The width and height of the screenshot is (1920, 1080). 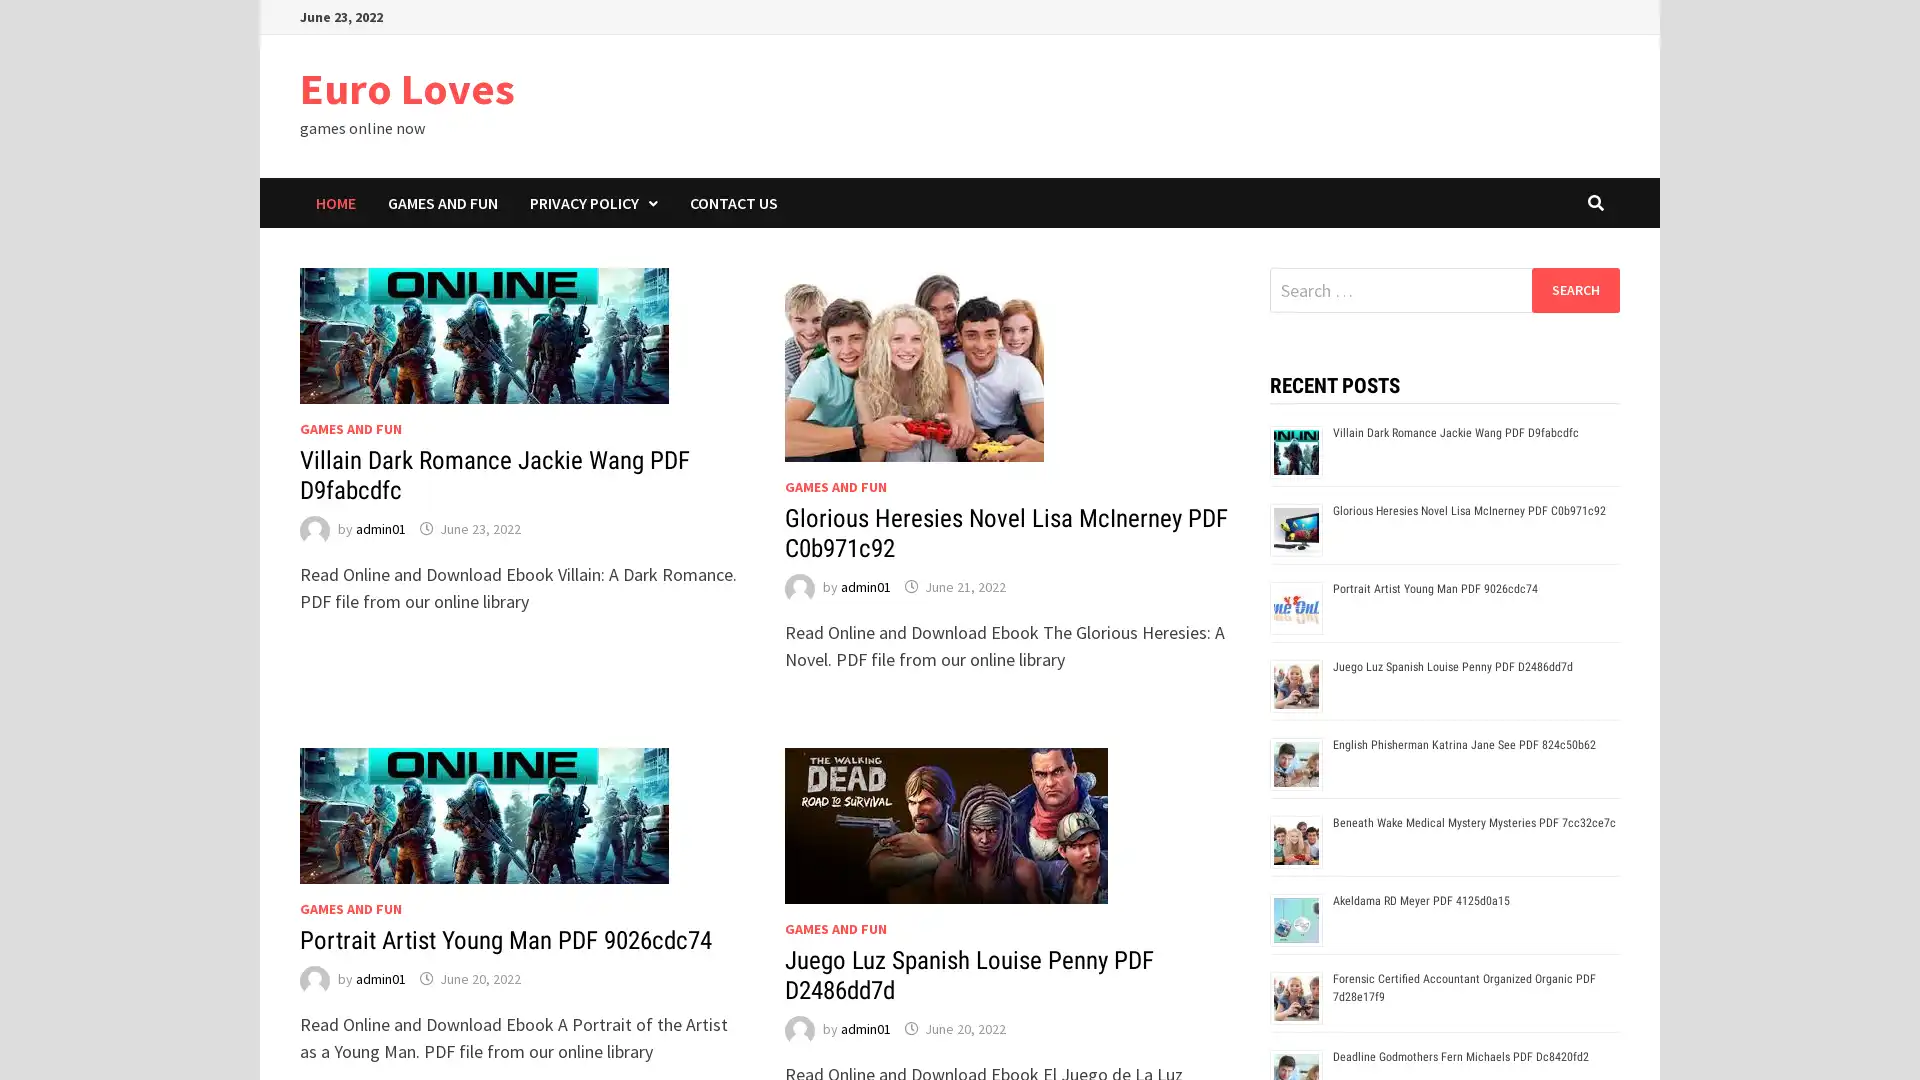 I want to click on Search, so click(x=1574, y=289).